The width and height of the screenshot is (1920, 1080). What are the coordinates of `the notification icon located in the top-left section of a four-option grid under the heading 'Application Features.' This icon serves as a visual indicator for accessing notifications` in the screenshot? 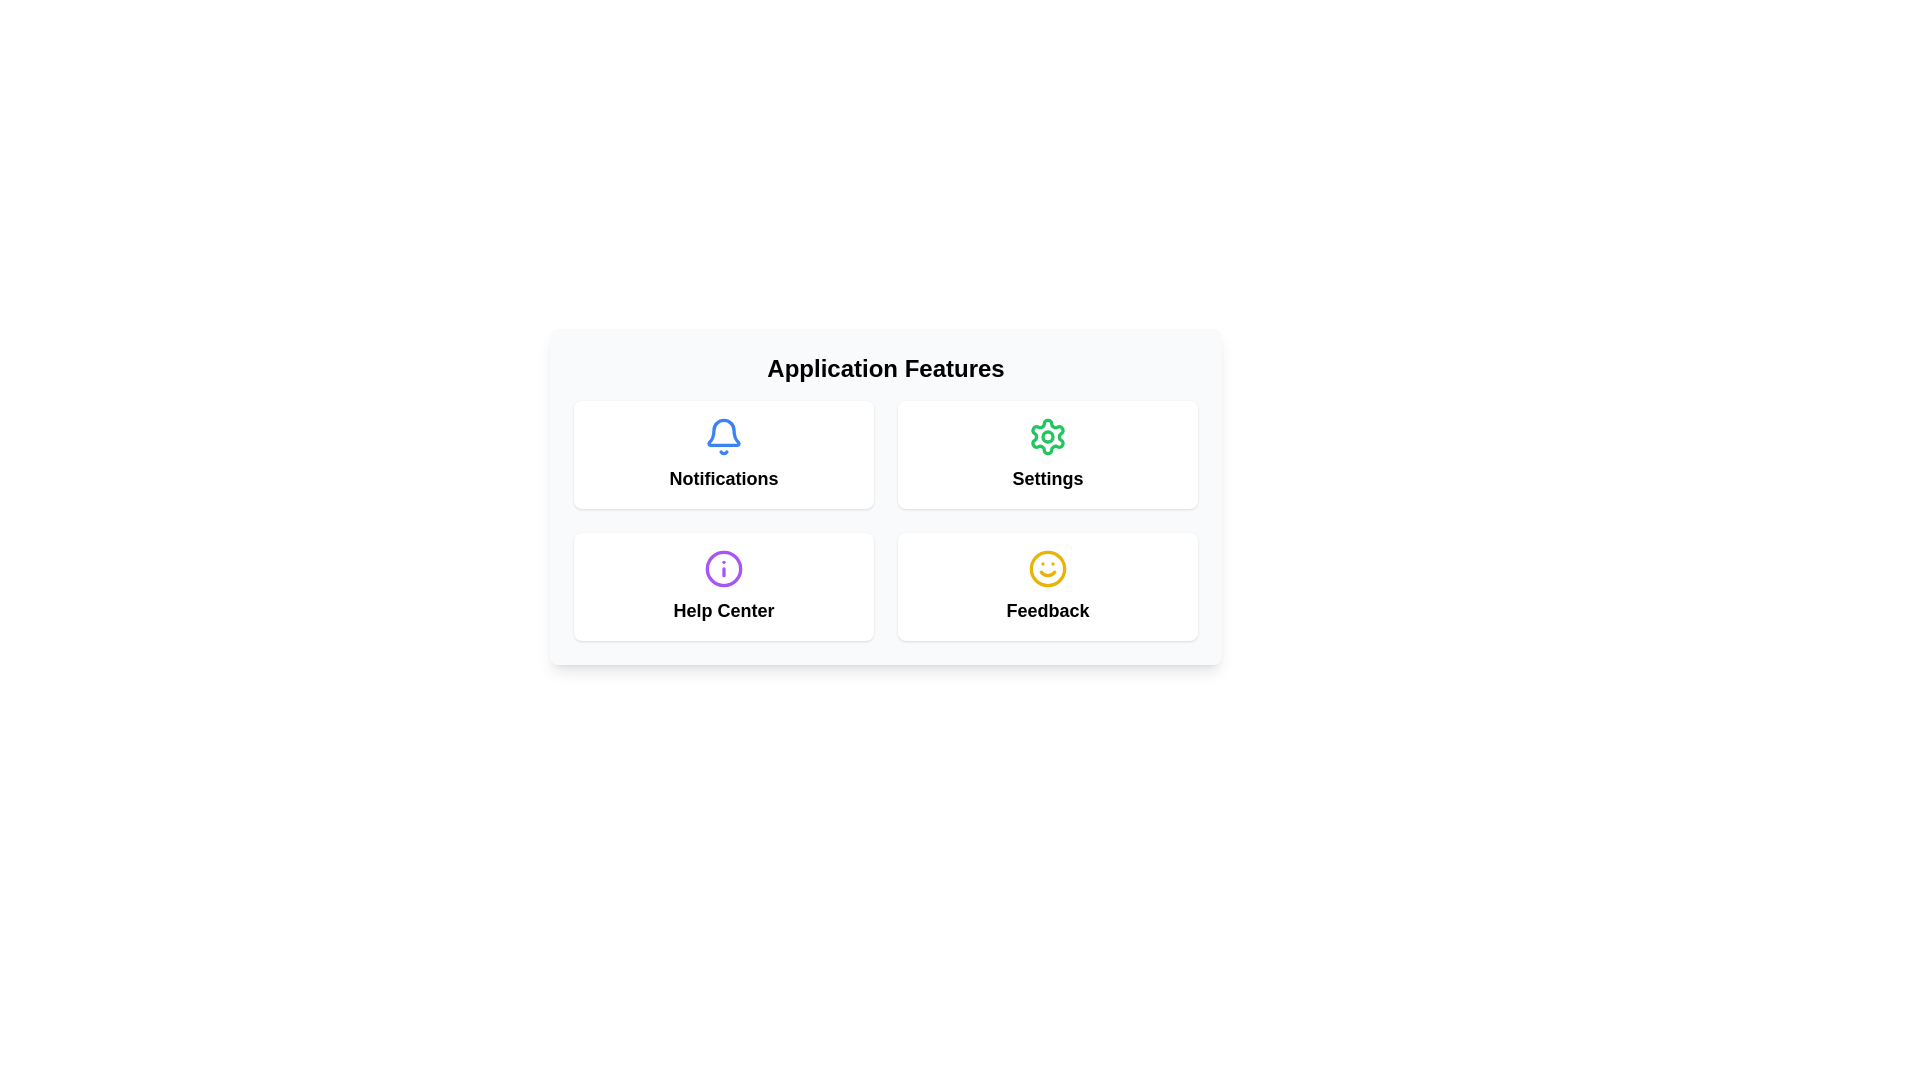 It's located at (723, 435).